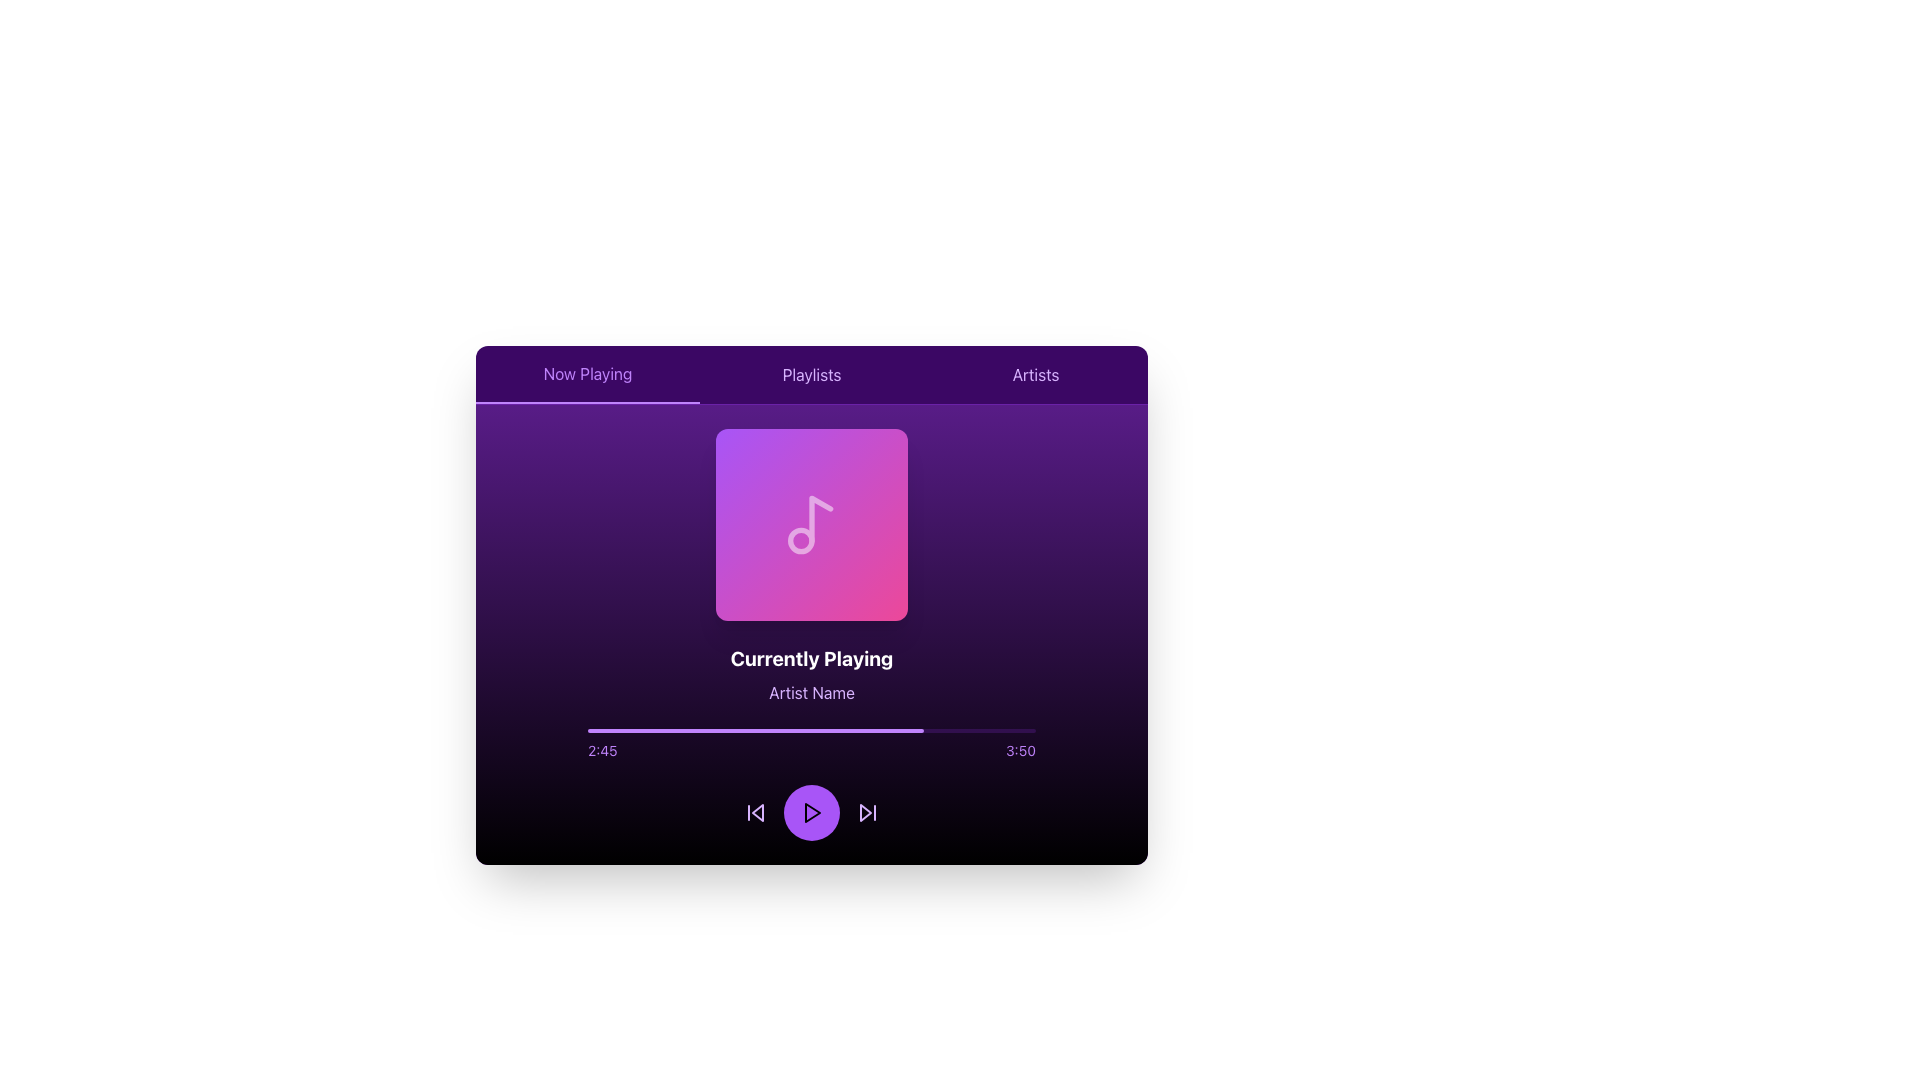 The height and width of the screenshot is (1080, 1920). What do you see at coordinates (754, 813) in the screenshot?
I see `the purple and white skip-back button located on the bottom-left of the control bar to skip back` at bounding box center [754, 813].